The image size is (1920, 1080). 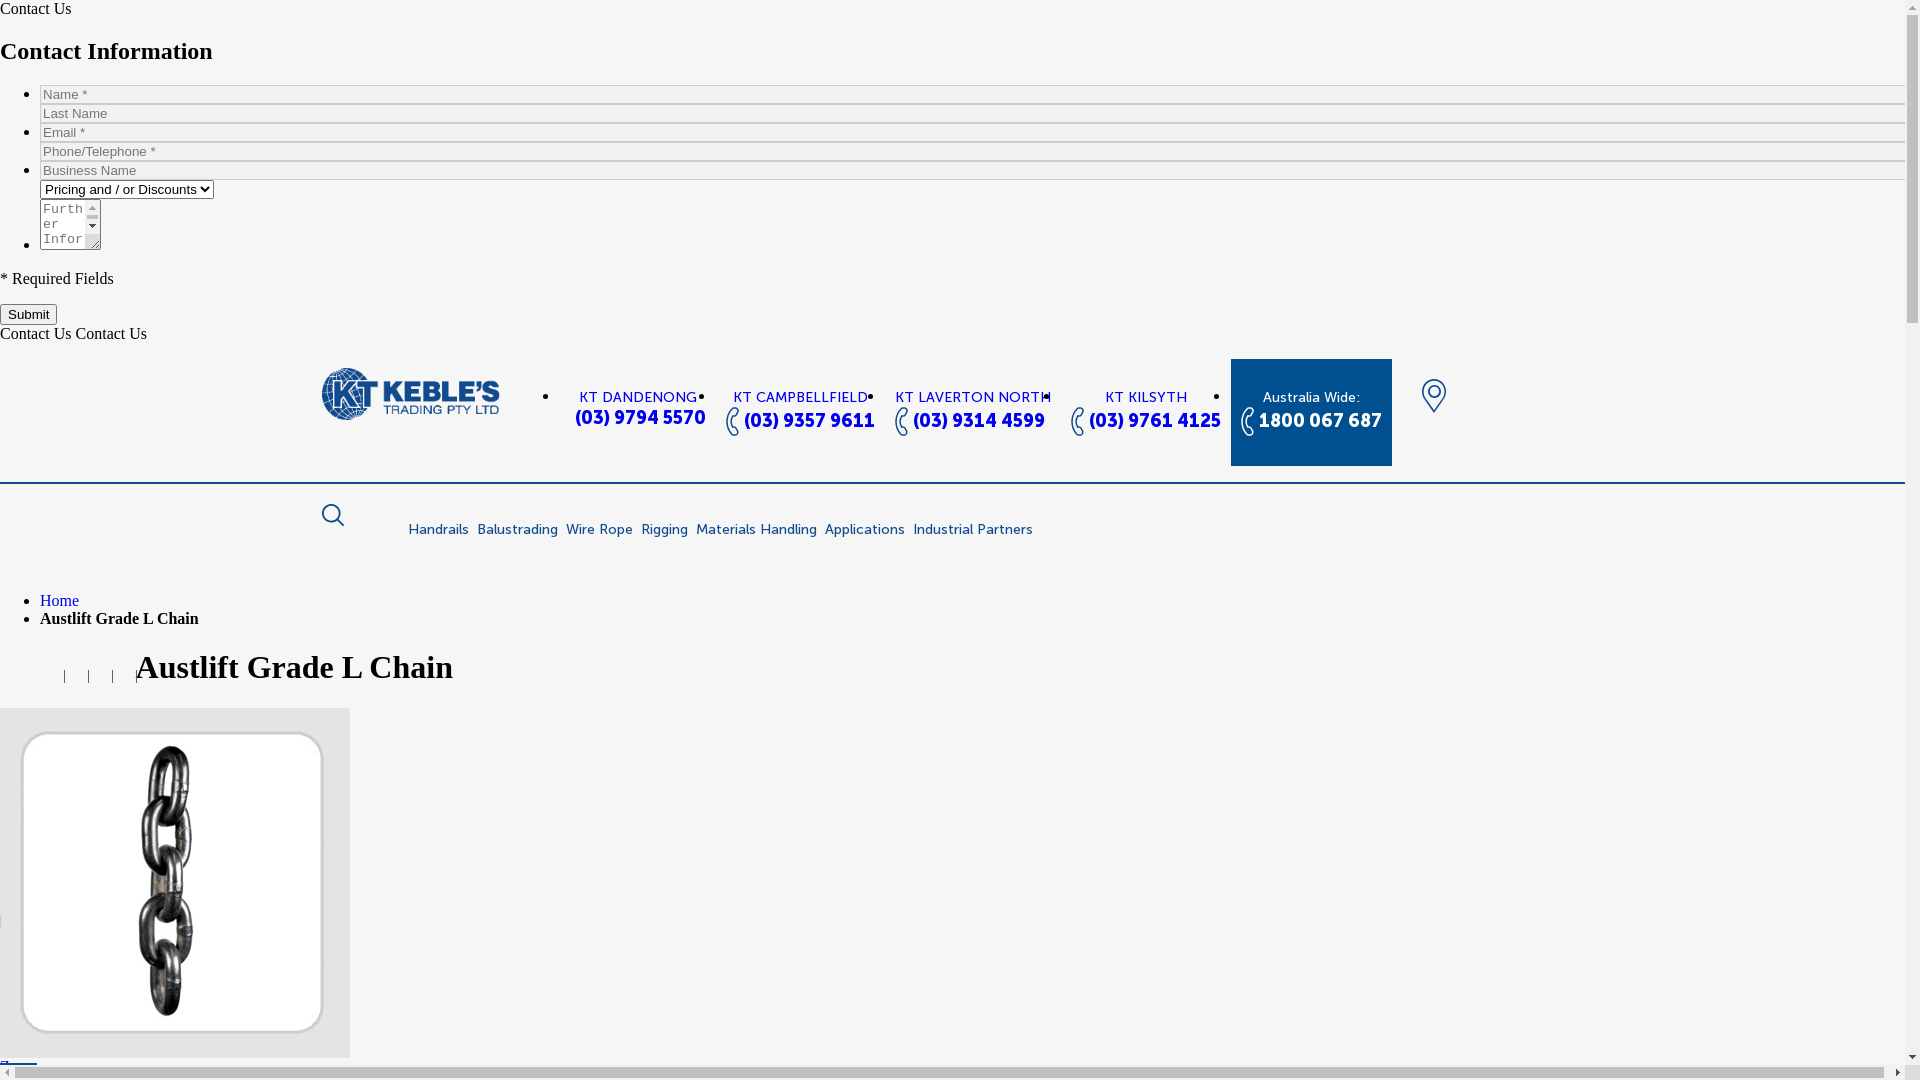 I want to click on 'Submit', so click(x=28, y=314).